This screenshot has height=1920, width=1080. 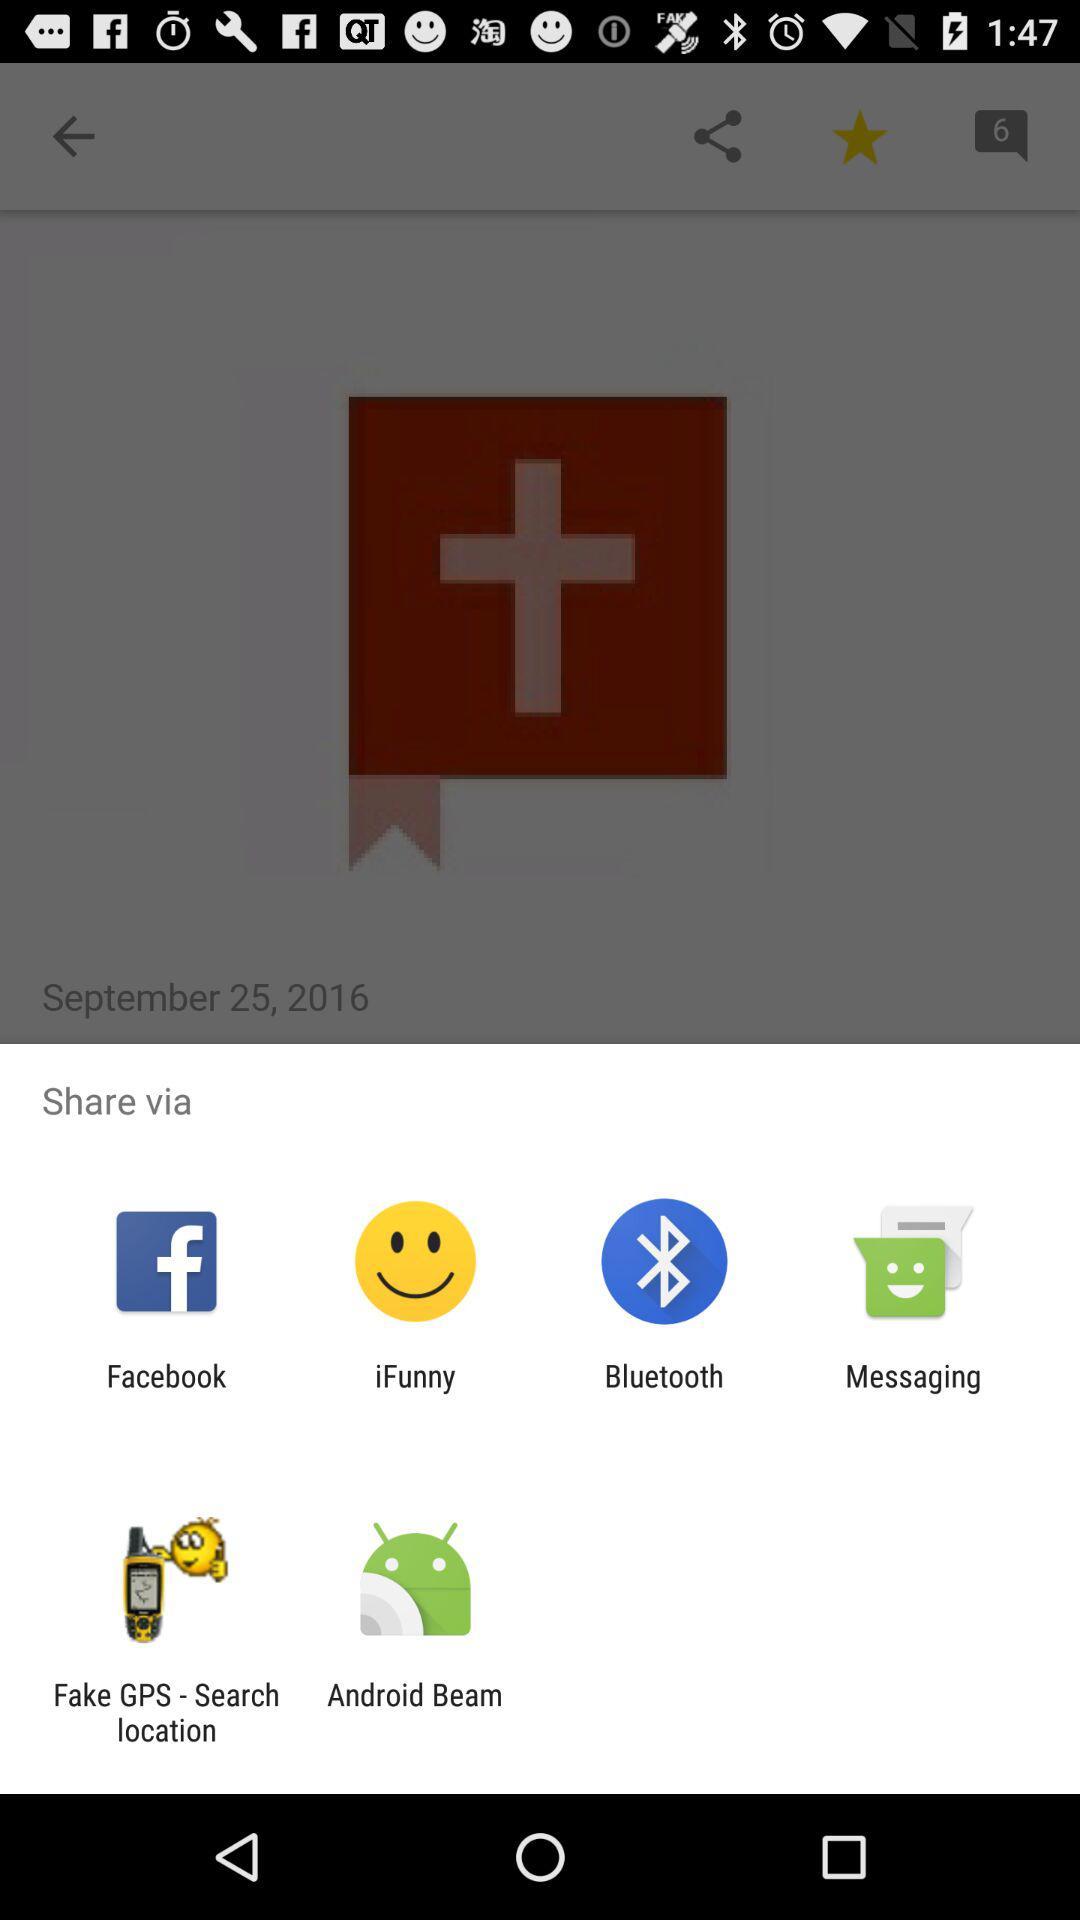 What do you see at coordinates (913, 1392) in the screenshot?
I see `item next to the bluetooth item` at bounding box center [913, 1392].